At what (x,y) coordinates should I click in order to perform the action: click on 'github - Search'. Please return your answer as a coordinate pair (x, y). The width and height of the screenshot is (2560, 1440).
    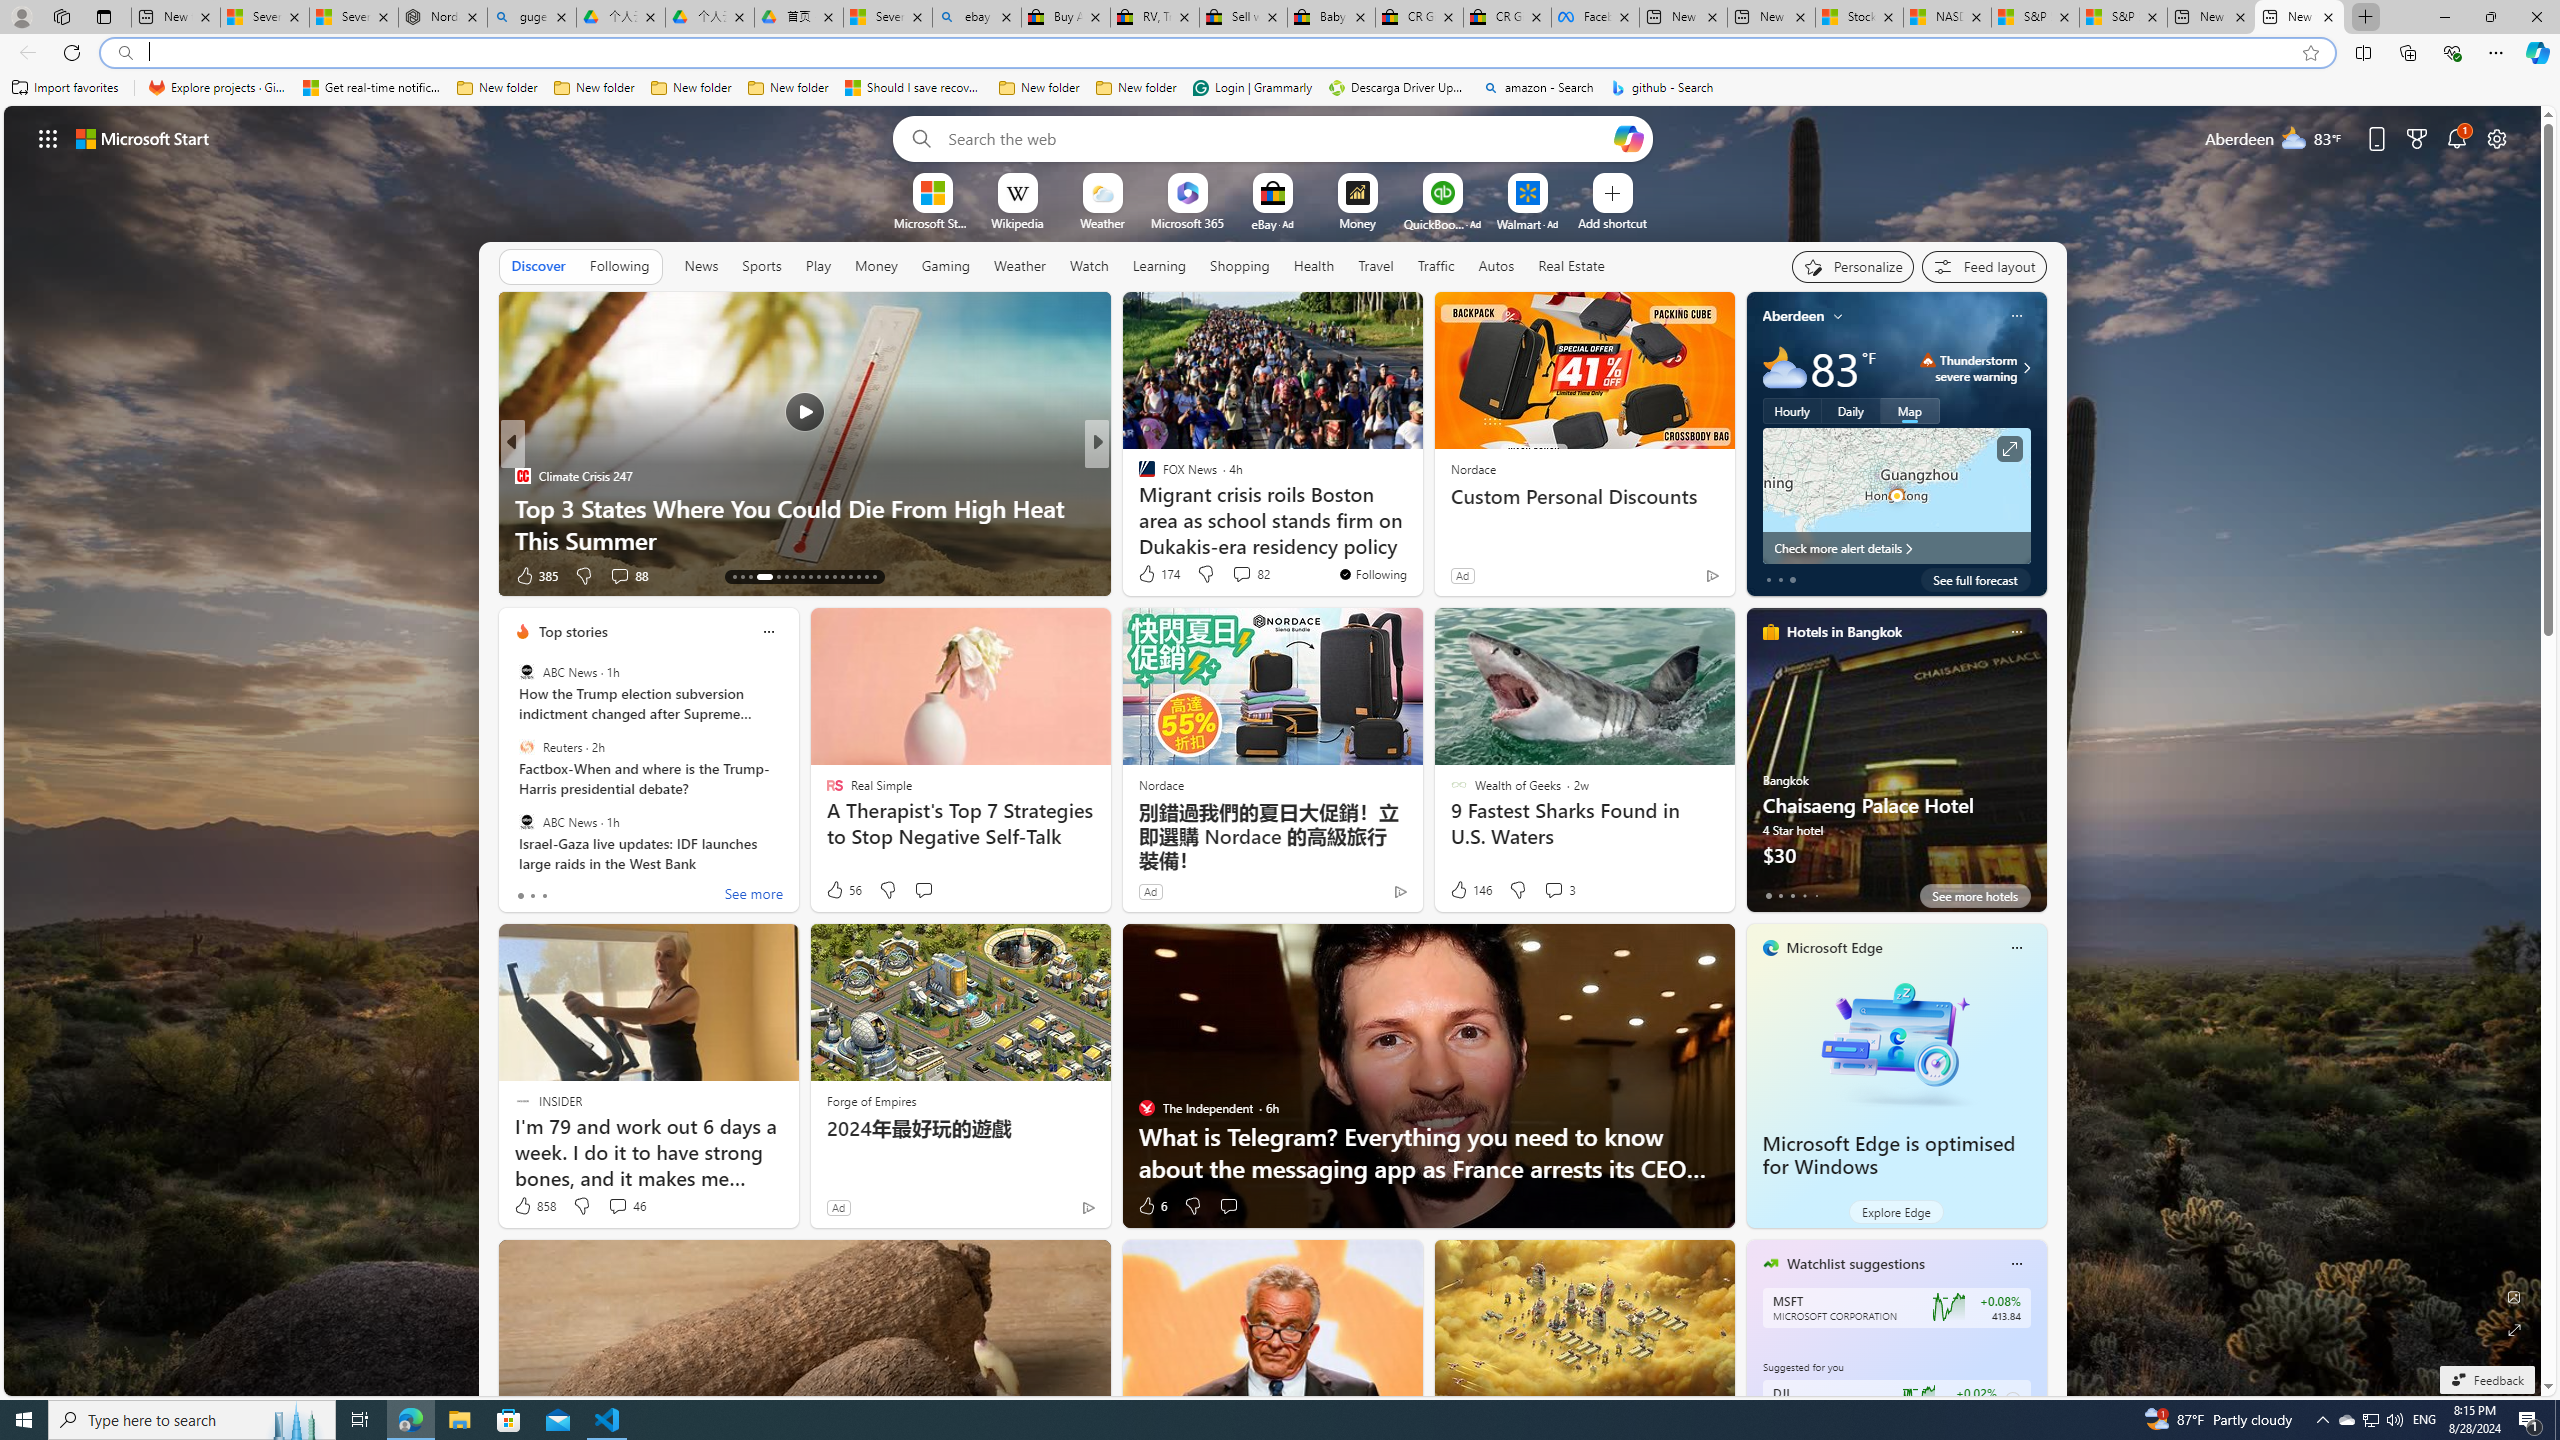
    Looking at the image, I should click on (1662, 87).